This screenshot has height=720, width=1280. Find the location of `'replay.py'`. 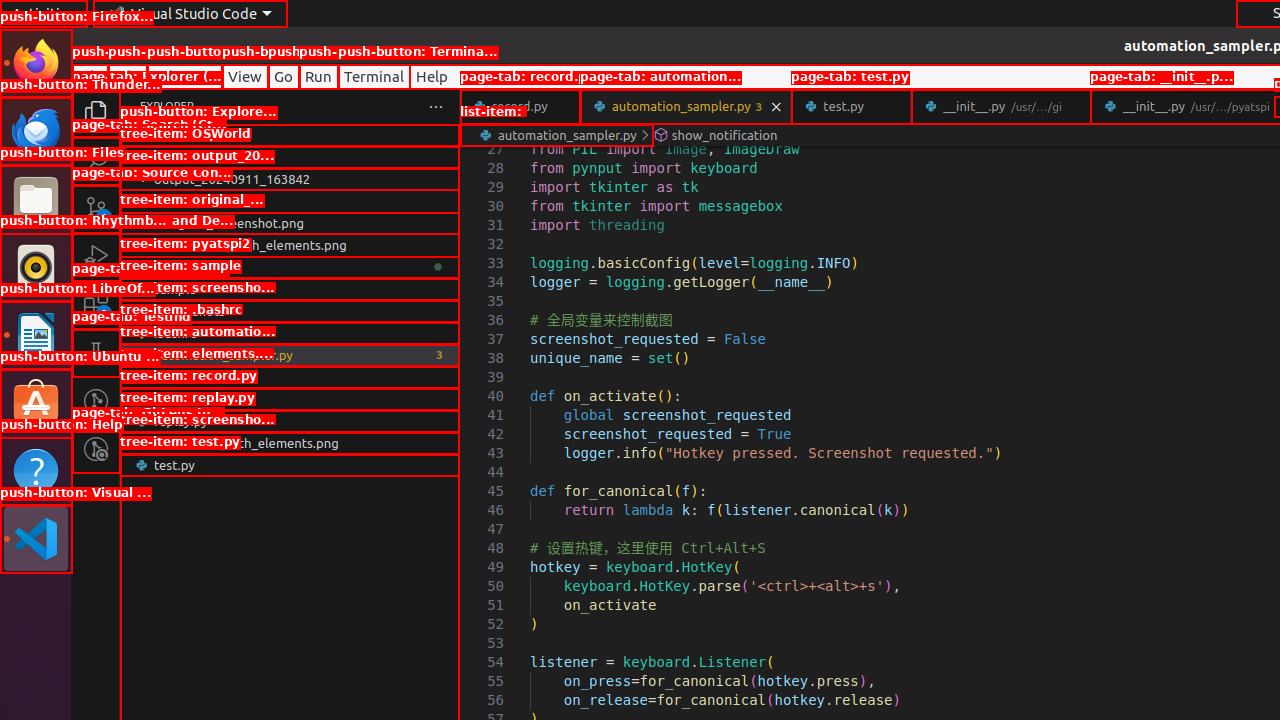

'replay.py' is located at coordinates (288, 419).